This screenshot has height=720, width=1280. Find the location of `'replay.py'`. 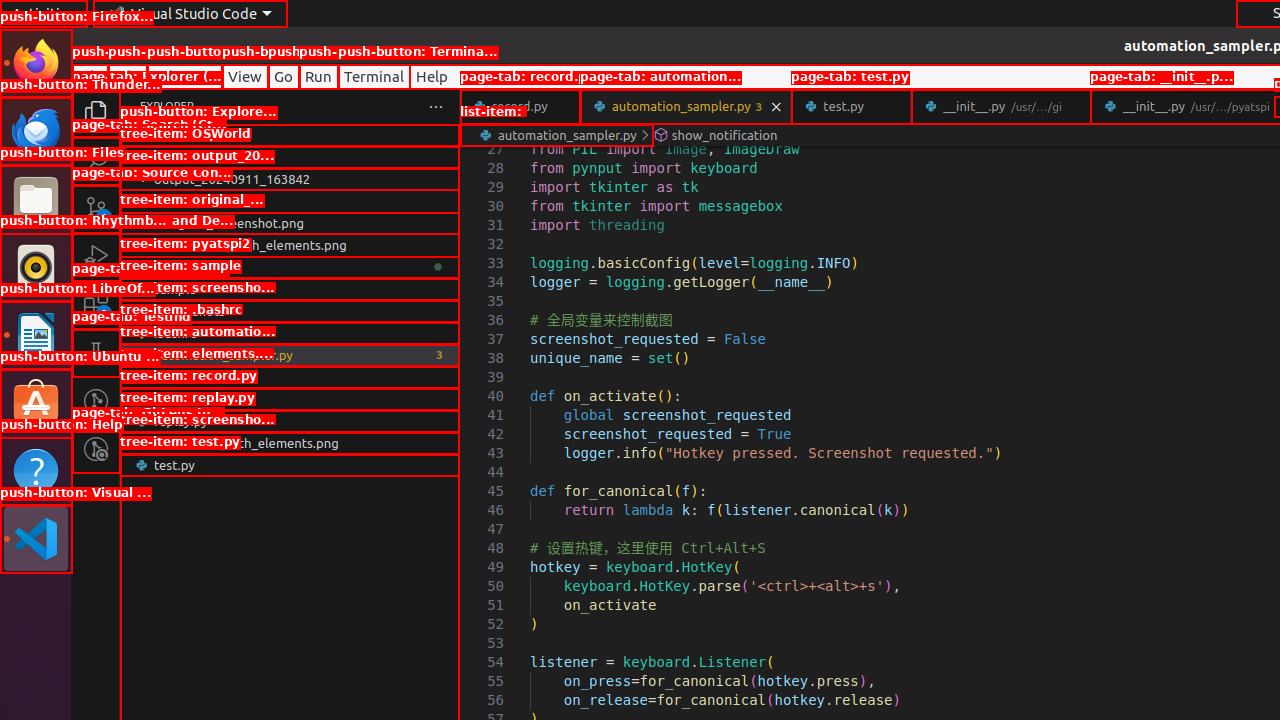

'replay.py' is located at coordinates (288, 419).